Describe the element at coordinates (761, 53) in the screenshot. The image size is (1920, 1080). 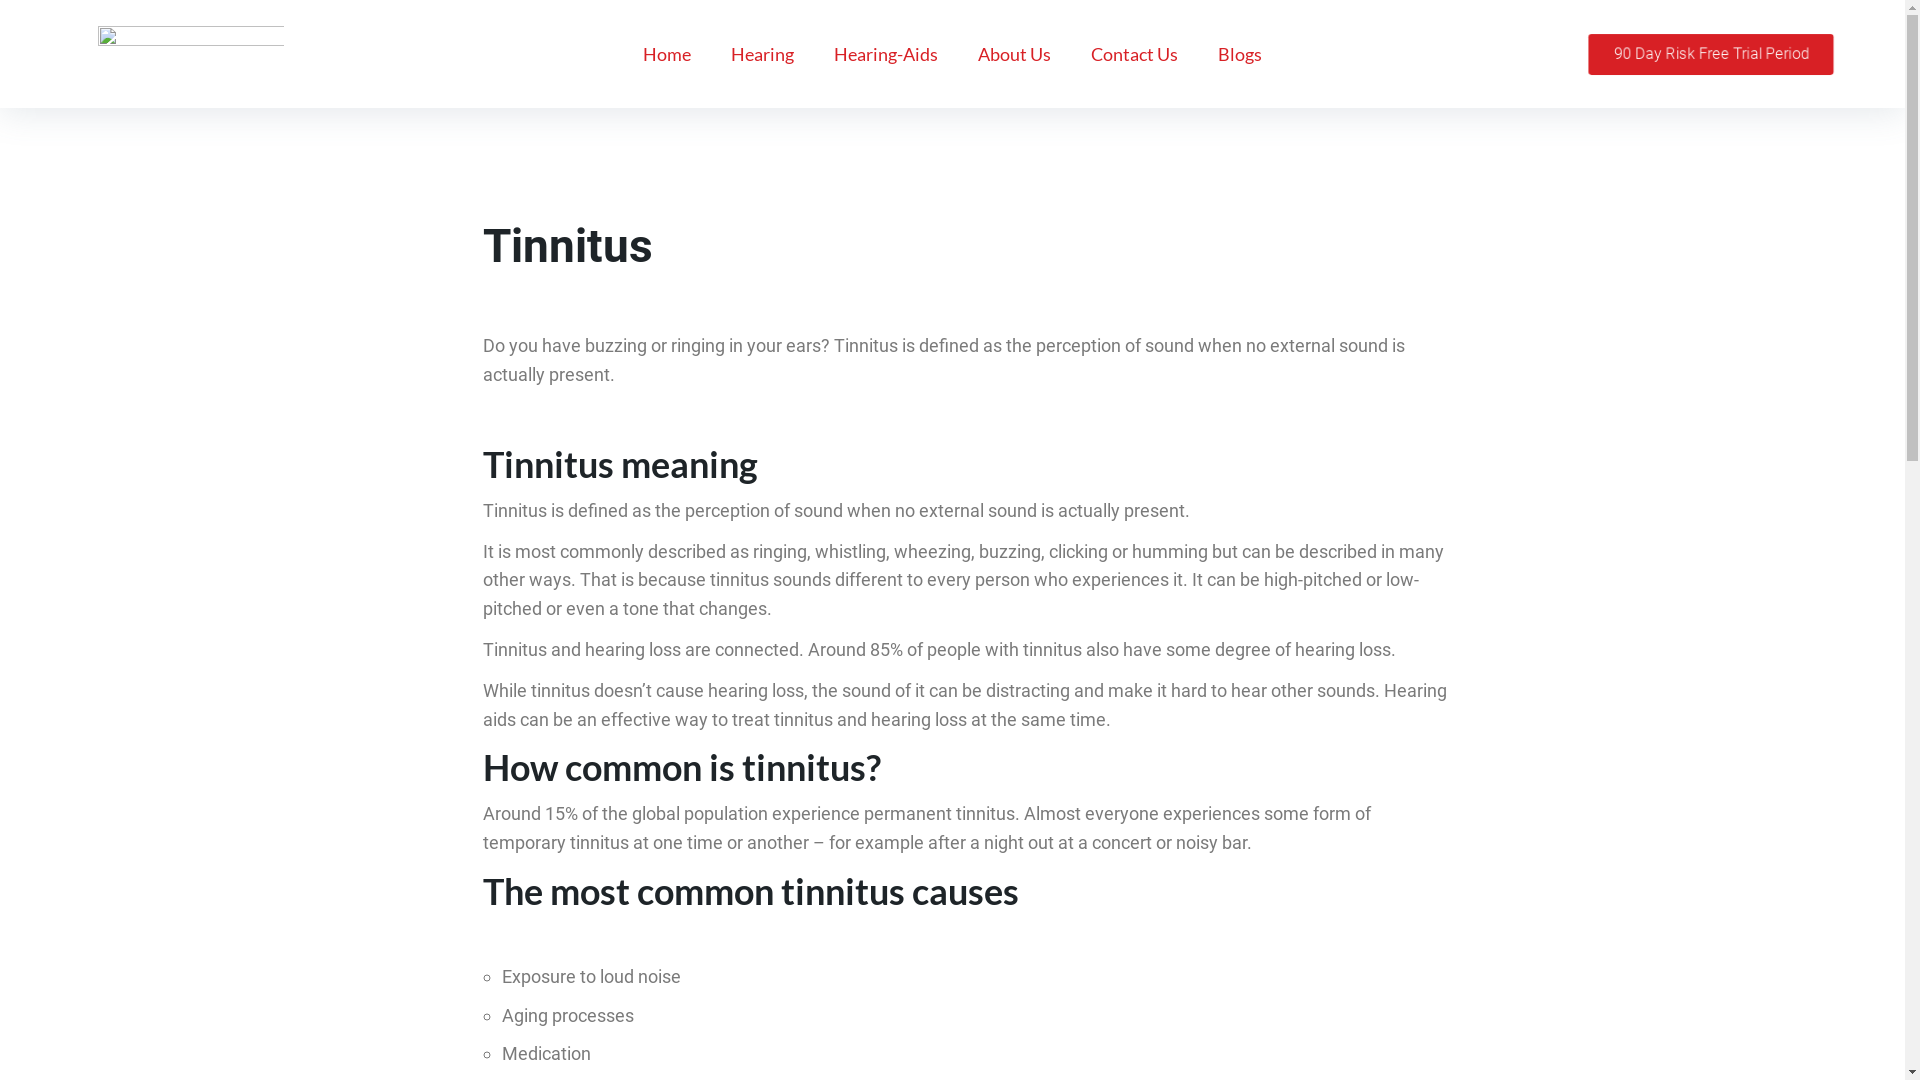
I see `'Hearing'` at that location.